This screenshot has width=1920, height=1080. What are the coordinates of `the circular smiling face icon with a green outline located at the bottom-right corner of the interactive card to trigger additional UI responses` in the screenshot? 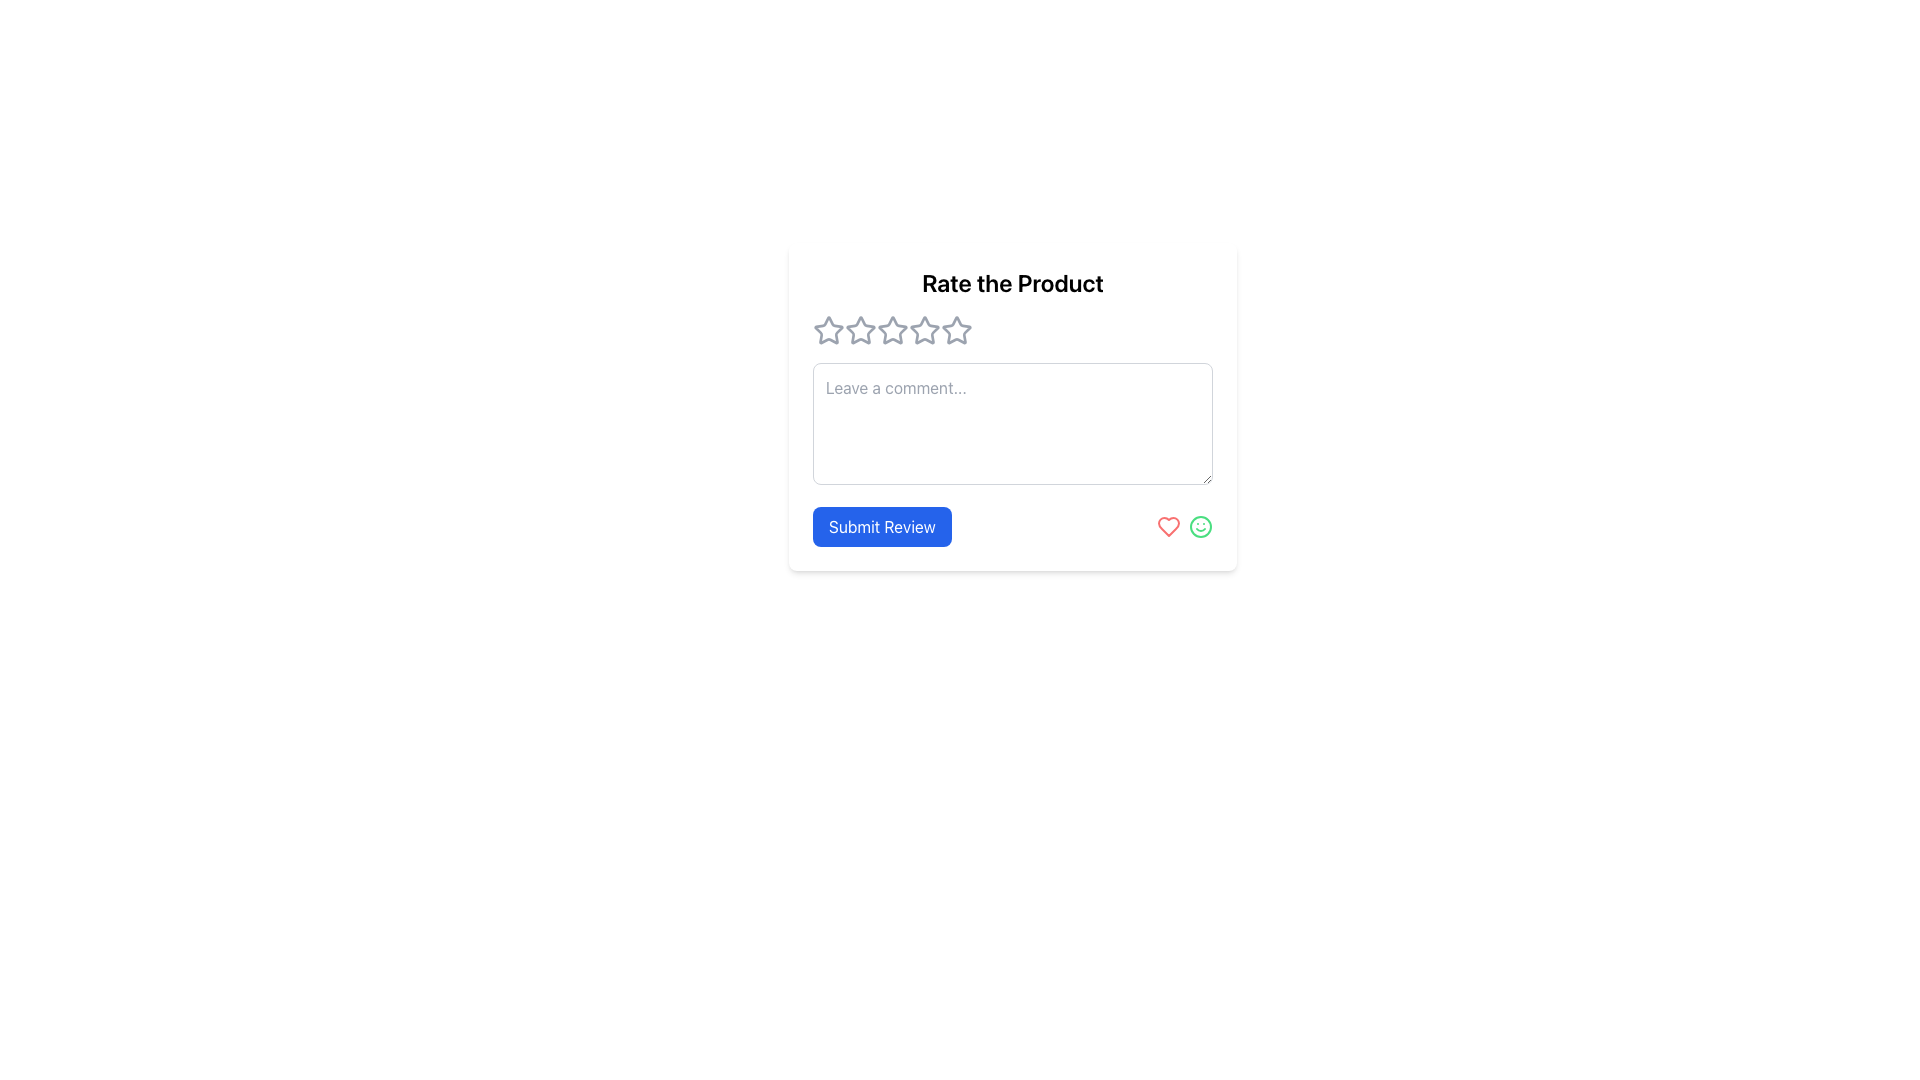 It's located at (1200, 526).